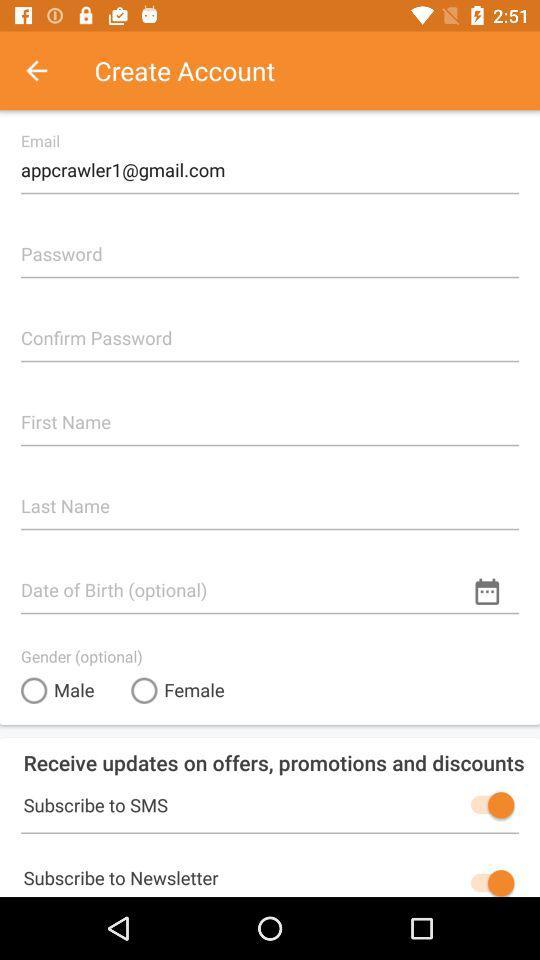 The height and width of the screenshot is (960, 540). What do you see at coordinates (270, 497) in the screenshot?
I see `last name row` at bounding box center [270, 497].